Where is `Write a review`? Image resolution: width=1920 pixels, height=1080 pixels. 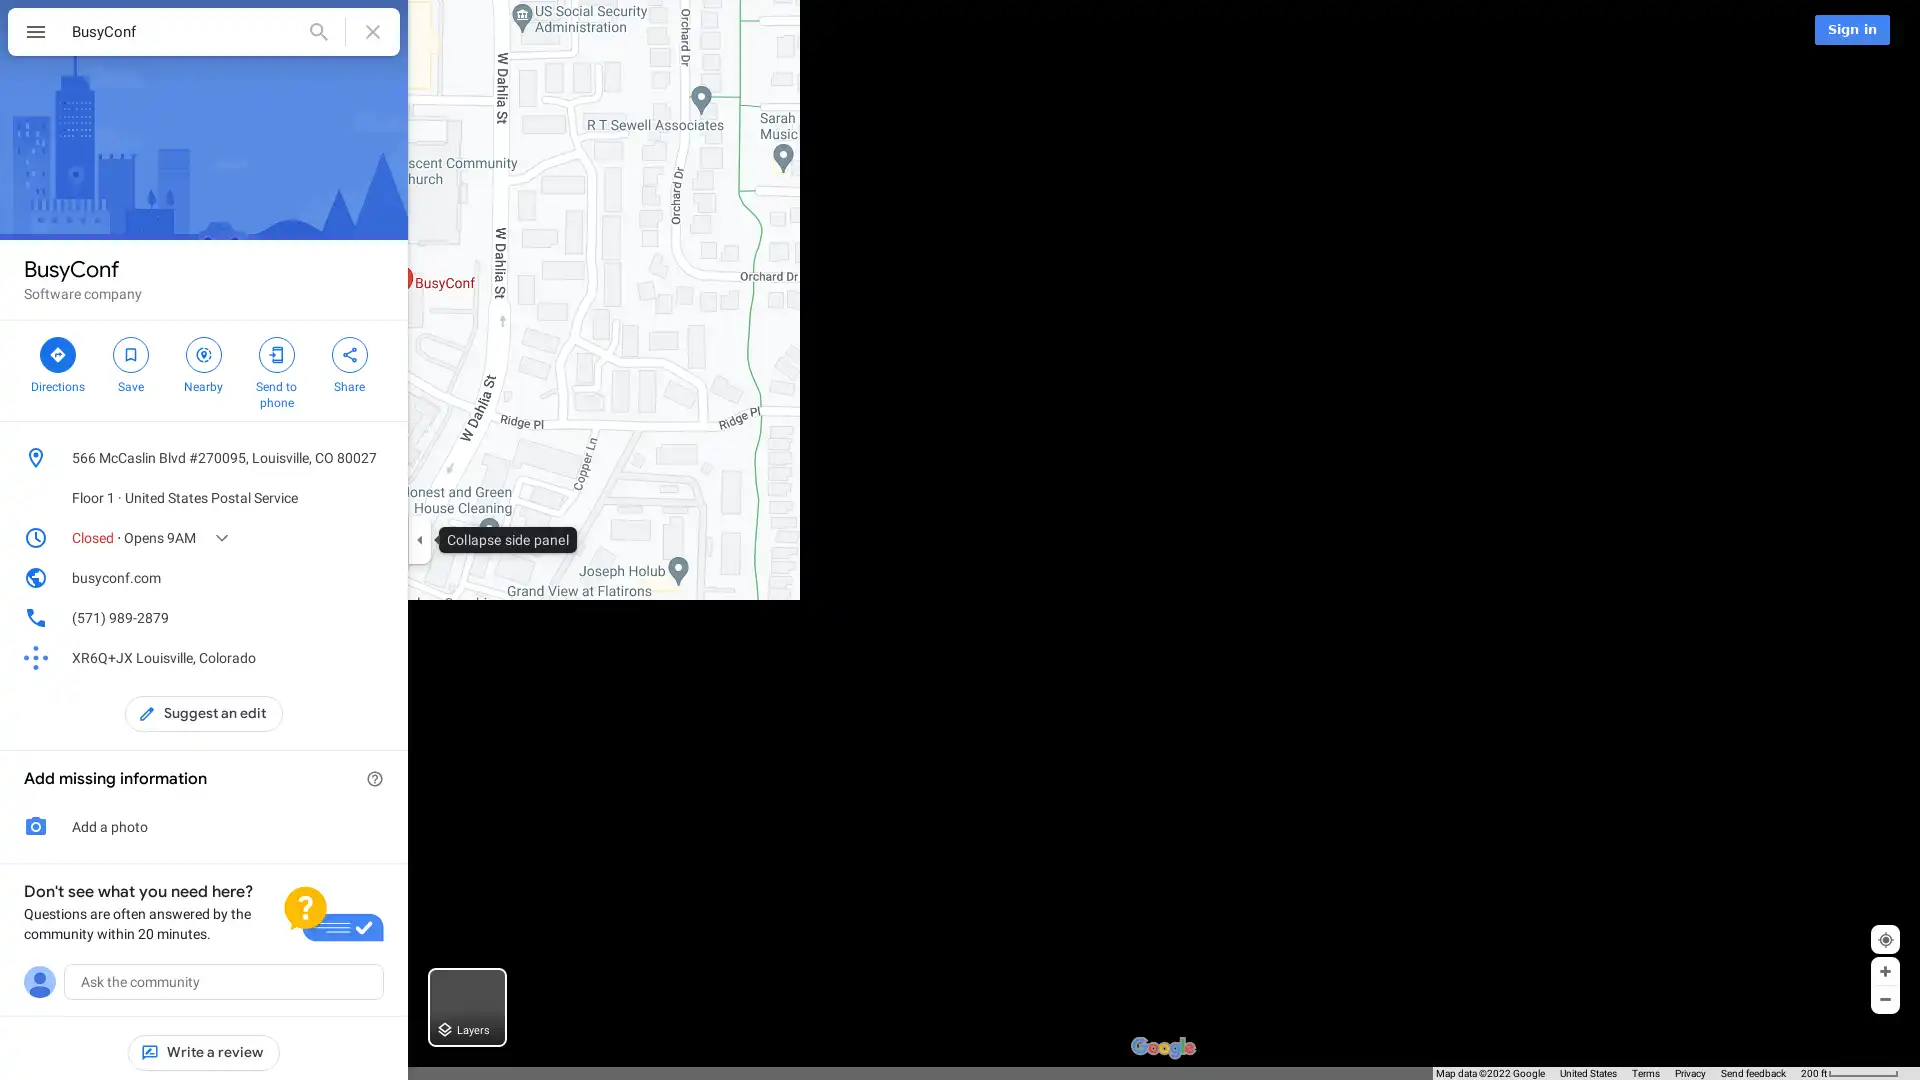
Write a review is located at coordinates (204, 1052).